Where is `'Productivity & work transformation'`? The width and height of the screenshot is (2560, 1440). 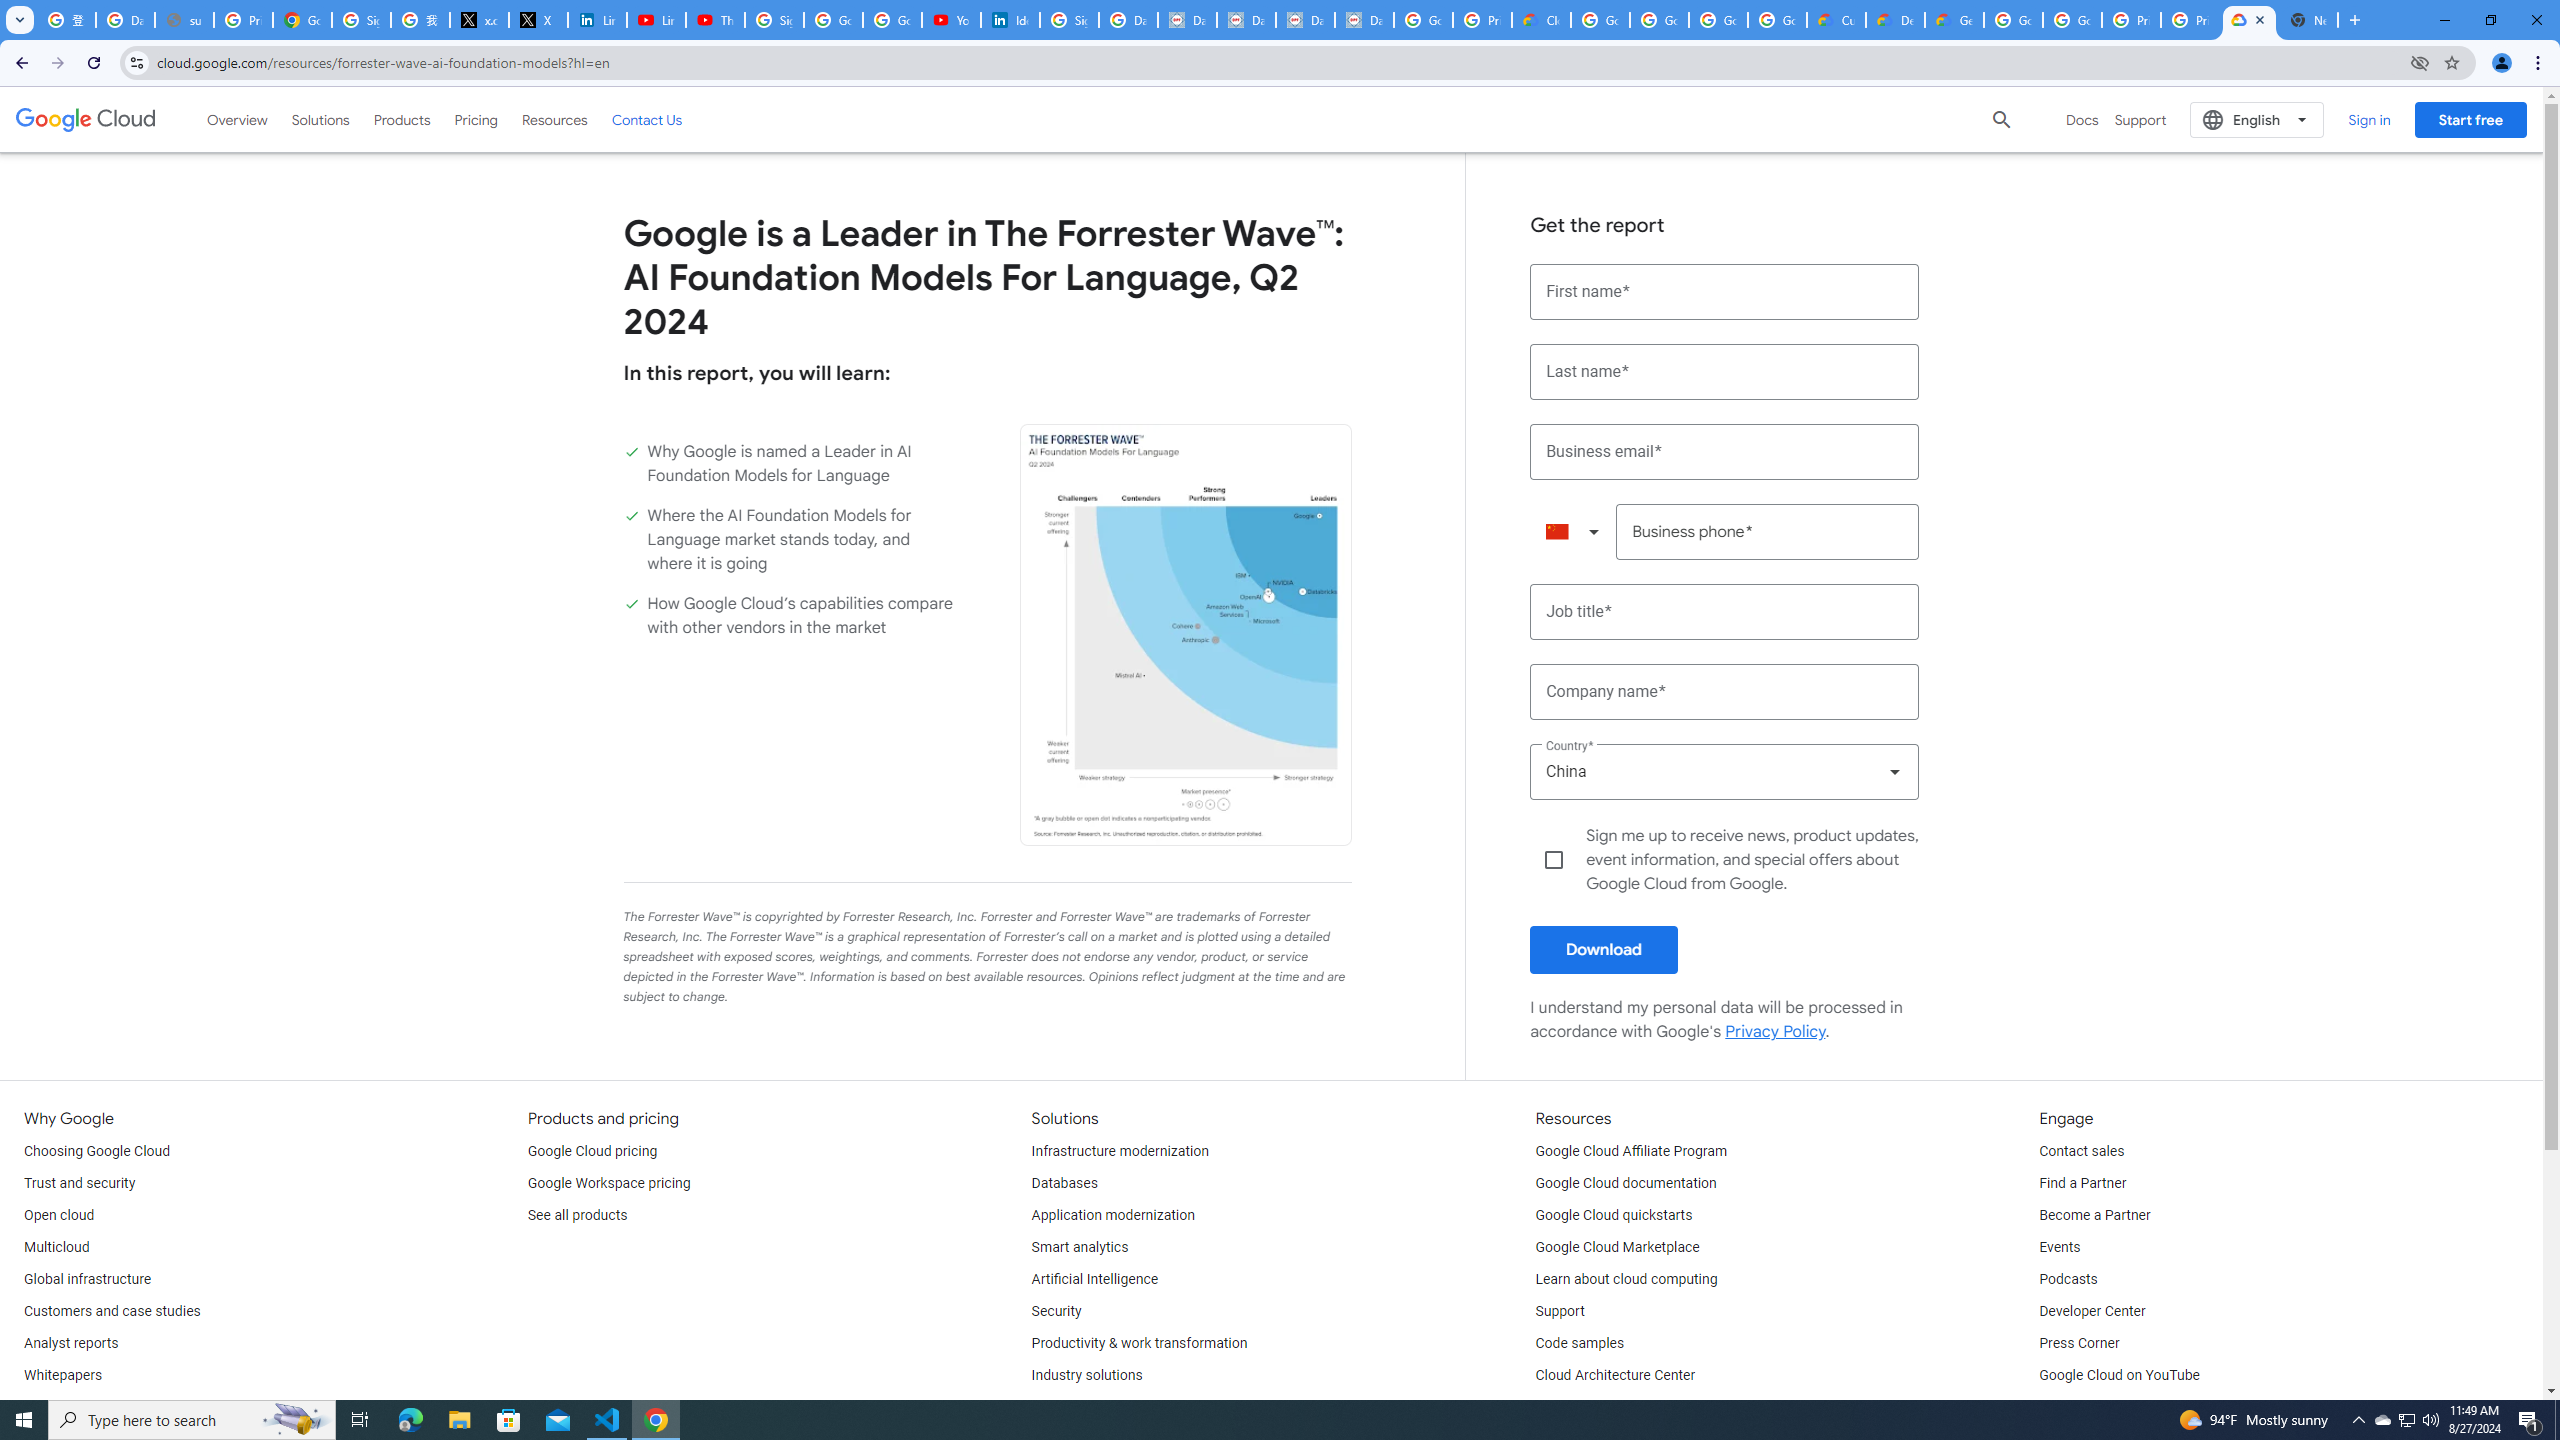 'Productivity & work transformation' is located at coordinates (1140, 1343).